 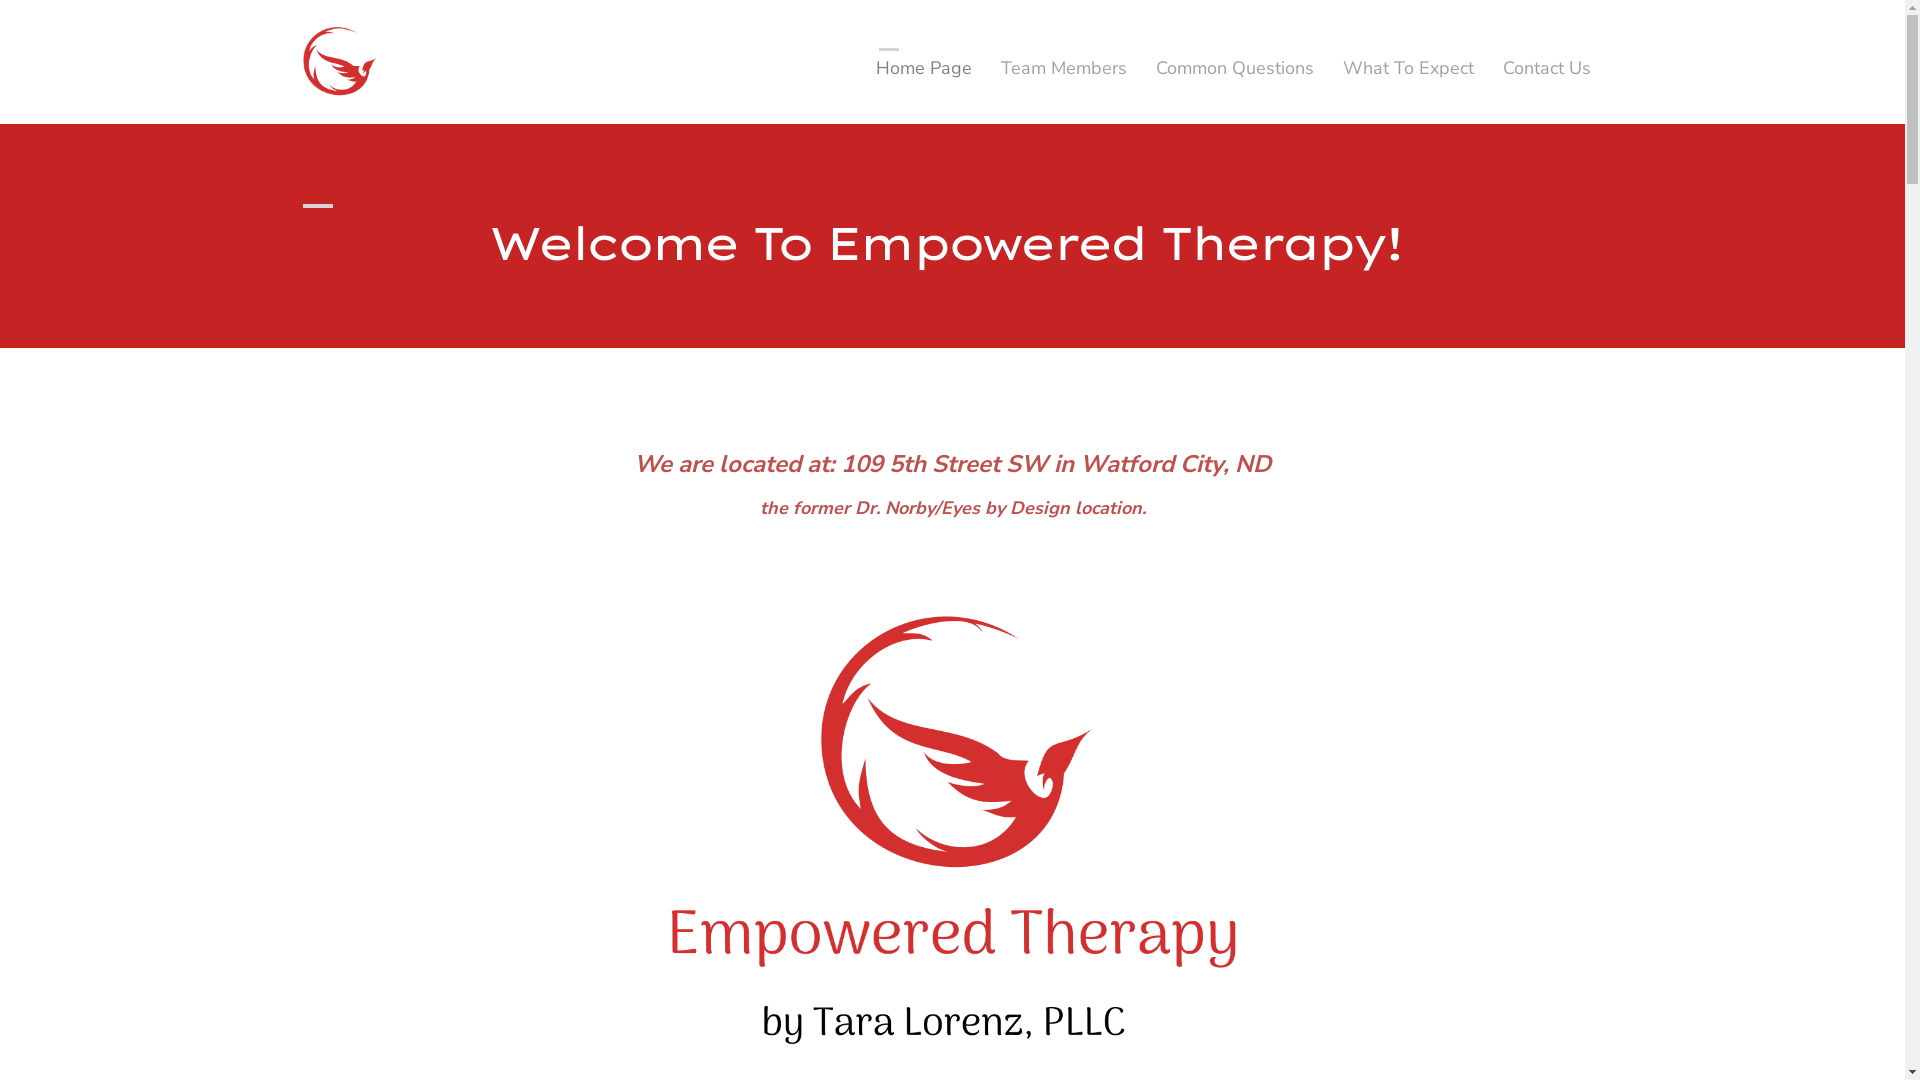 What do you see at coordinates (1407, 67) in the screenshot?
I see `'What To Expect'` at bounding box center [1407, 67].